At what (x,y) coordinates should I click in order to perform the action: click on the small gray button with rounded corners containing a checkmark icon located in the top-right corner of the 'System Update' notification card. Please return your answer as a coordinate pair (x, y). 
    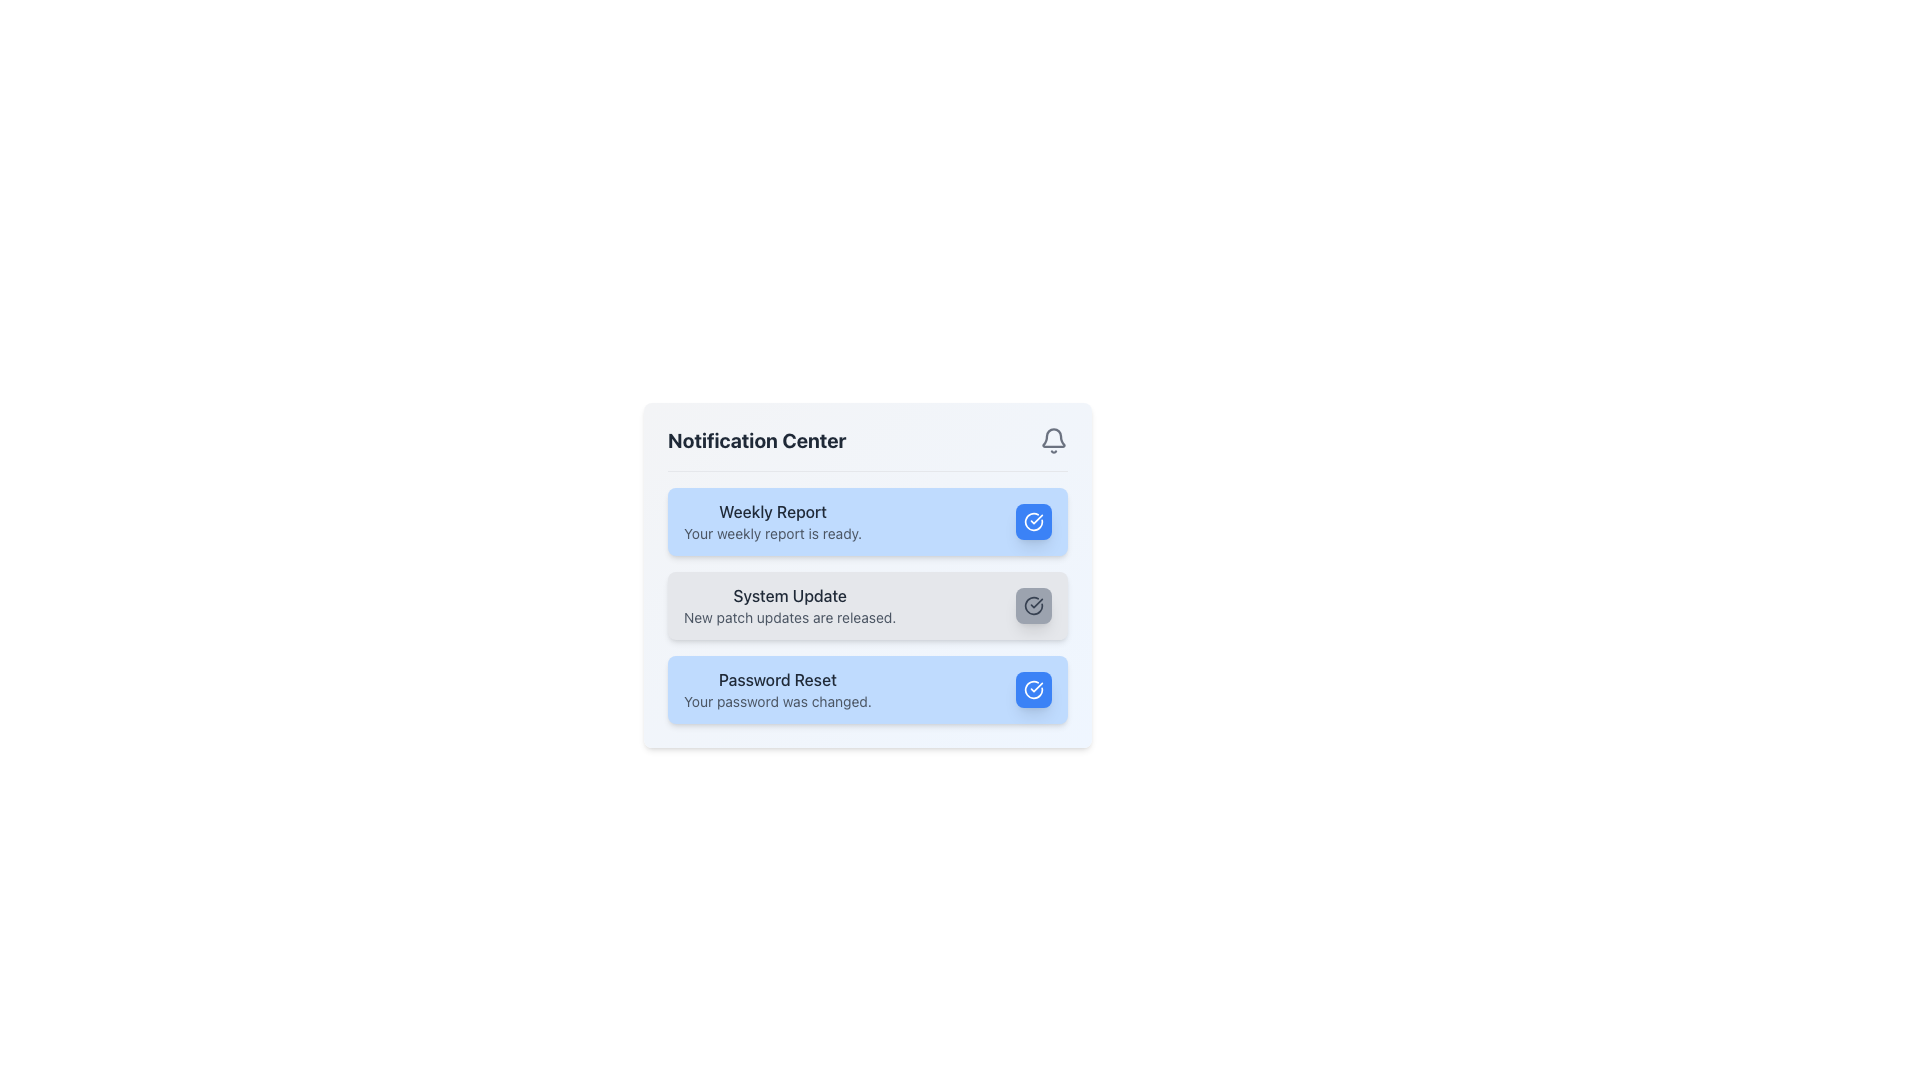
    Looking at the image, I should click on (1033, 604).